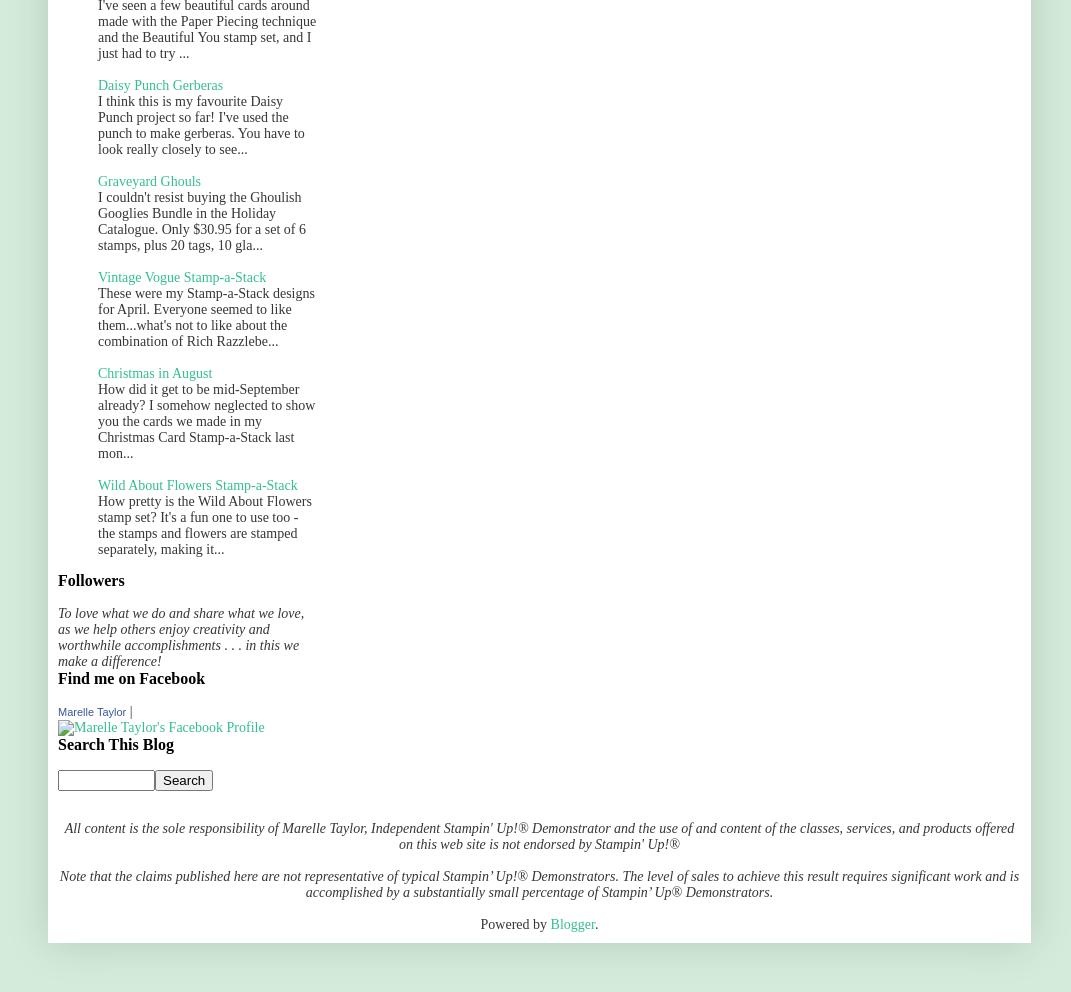  Describe the element at coordinates (57, 711) in the screenshot. I see `'Marelle Taylor'` at that location.